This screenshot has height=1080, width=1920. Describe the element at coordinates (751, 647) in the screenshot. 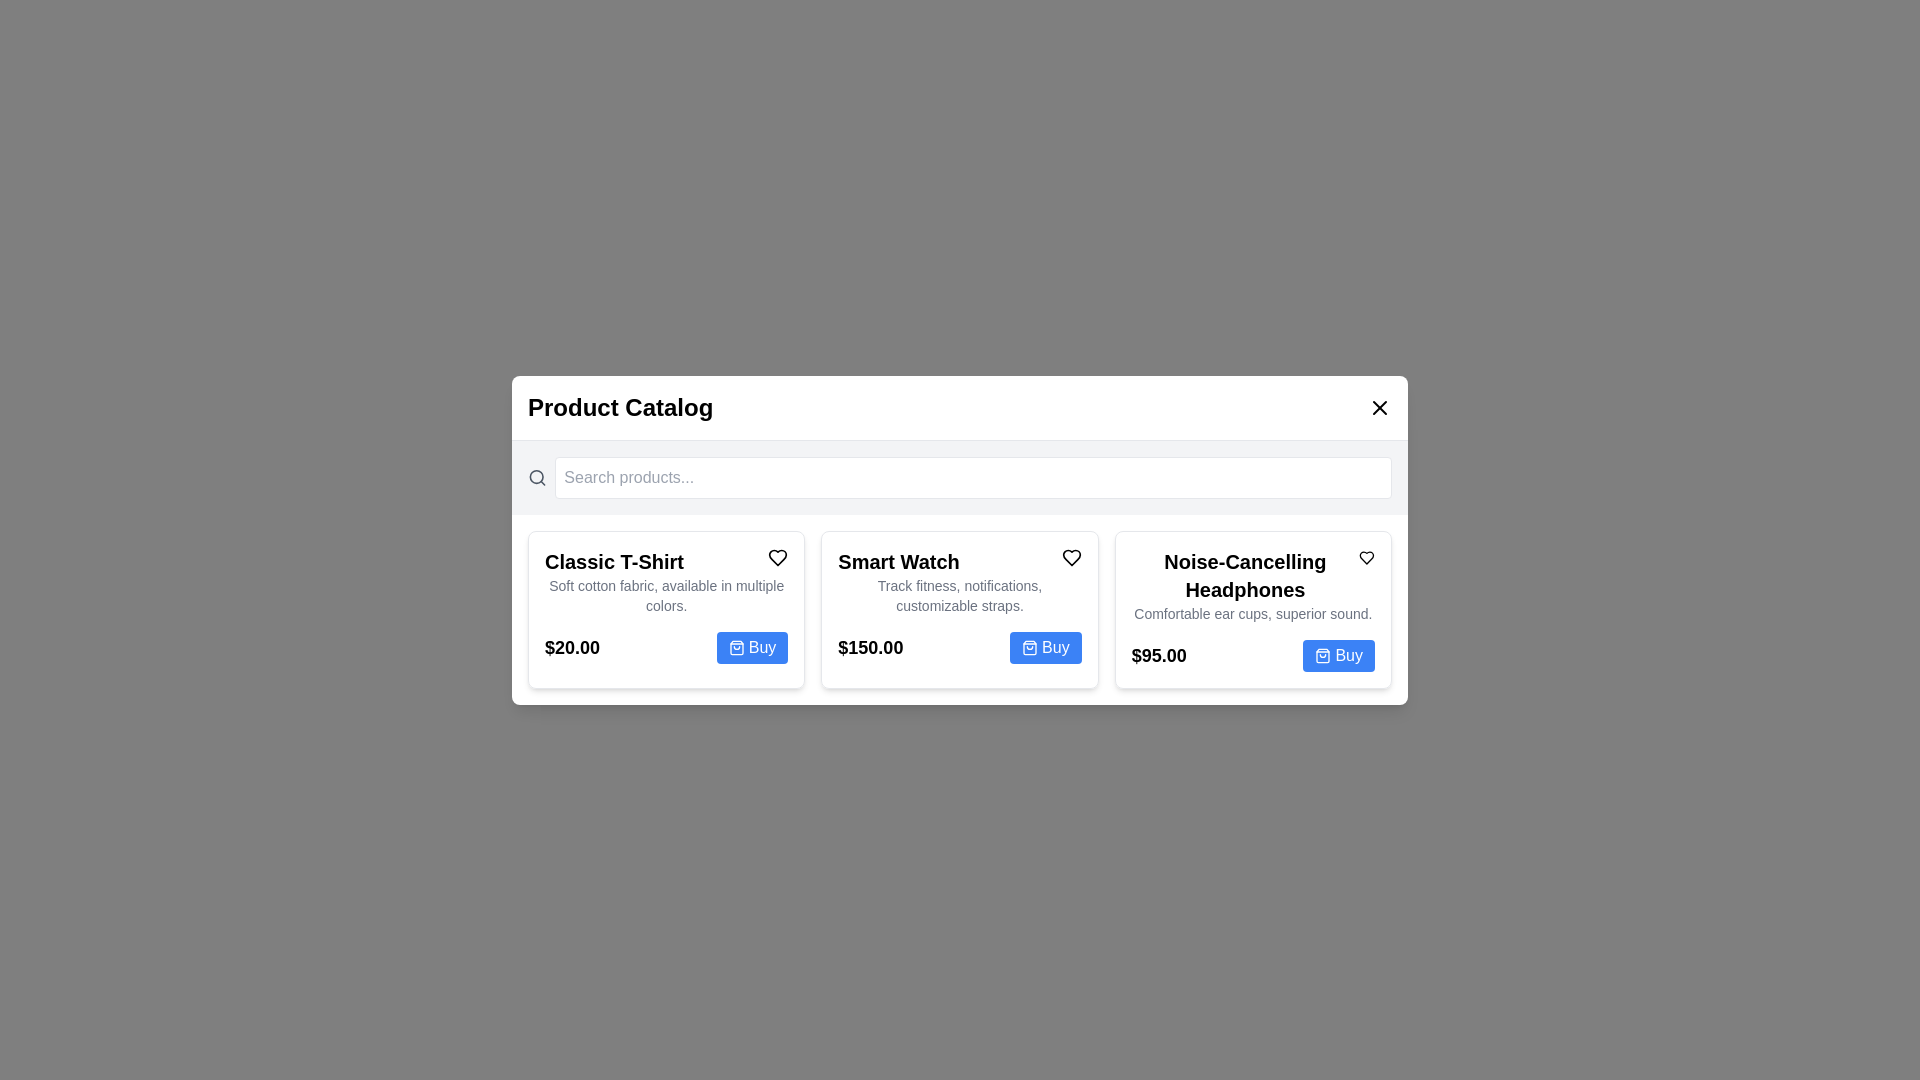

I see `the 'Buy' button for the product 'Classic T-Shirt' to add it to the shopping cart` at that location.